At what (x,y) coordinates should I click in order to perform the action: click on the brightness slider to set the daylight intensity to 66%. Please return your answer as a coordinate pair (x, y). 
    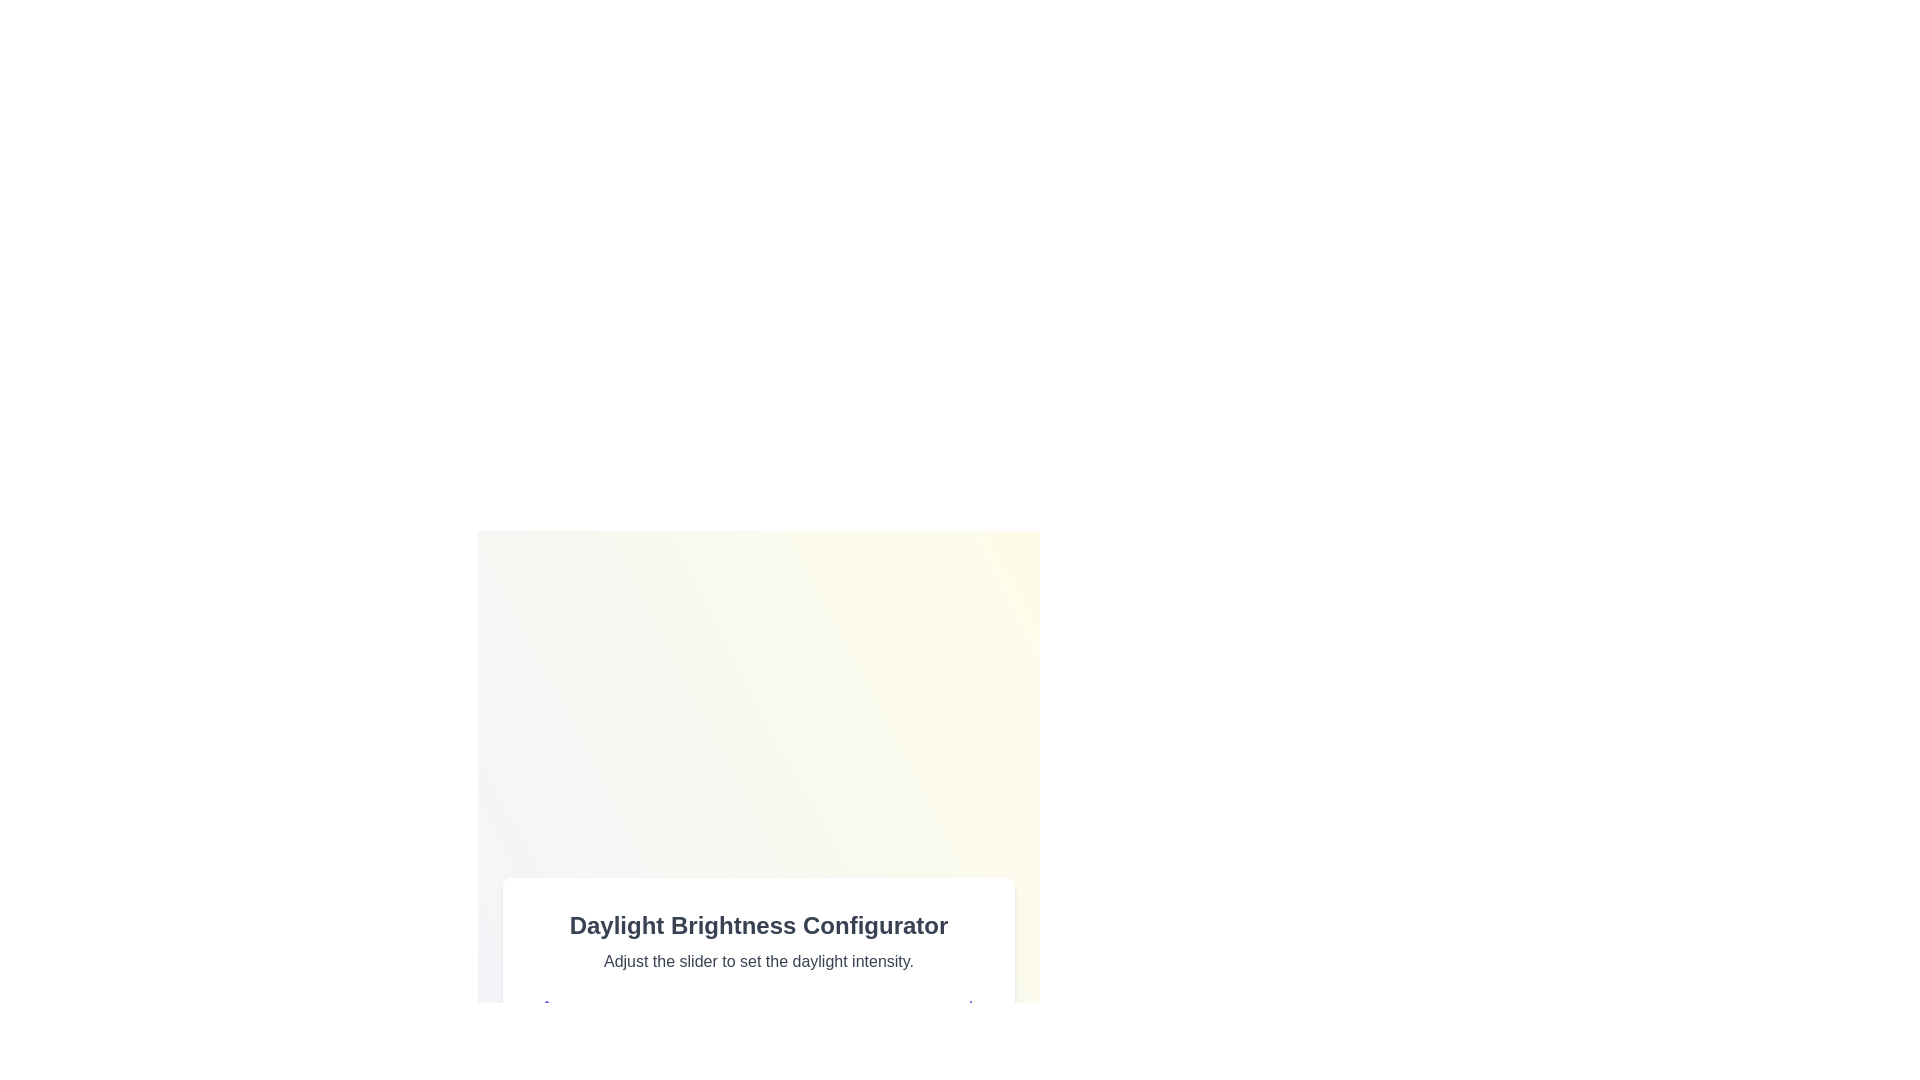
    Looking at the image, I should click on (830, 1055).